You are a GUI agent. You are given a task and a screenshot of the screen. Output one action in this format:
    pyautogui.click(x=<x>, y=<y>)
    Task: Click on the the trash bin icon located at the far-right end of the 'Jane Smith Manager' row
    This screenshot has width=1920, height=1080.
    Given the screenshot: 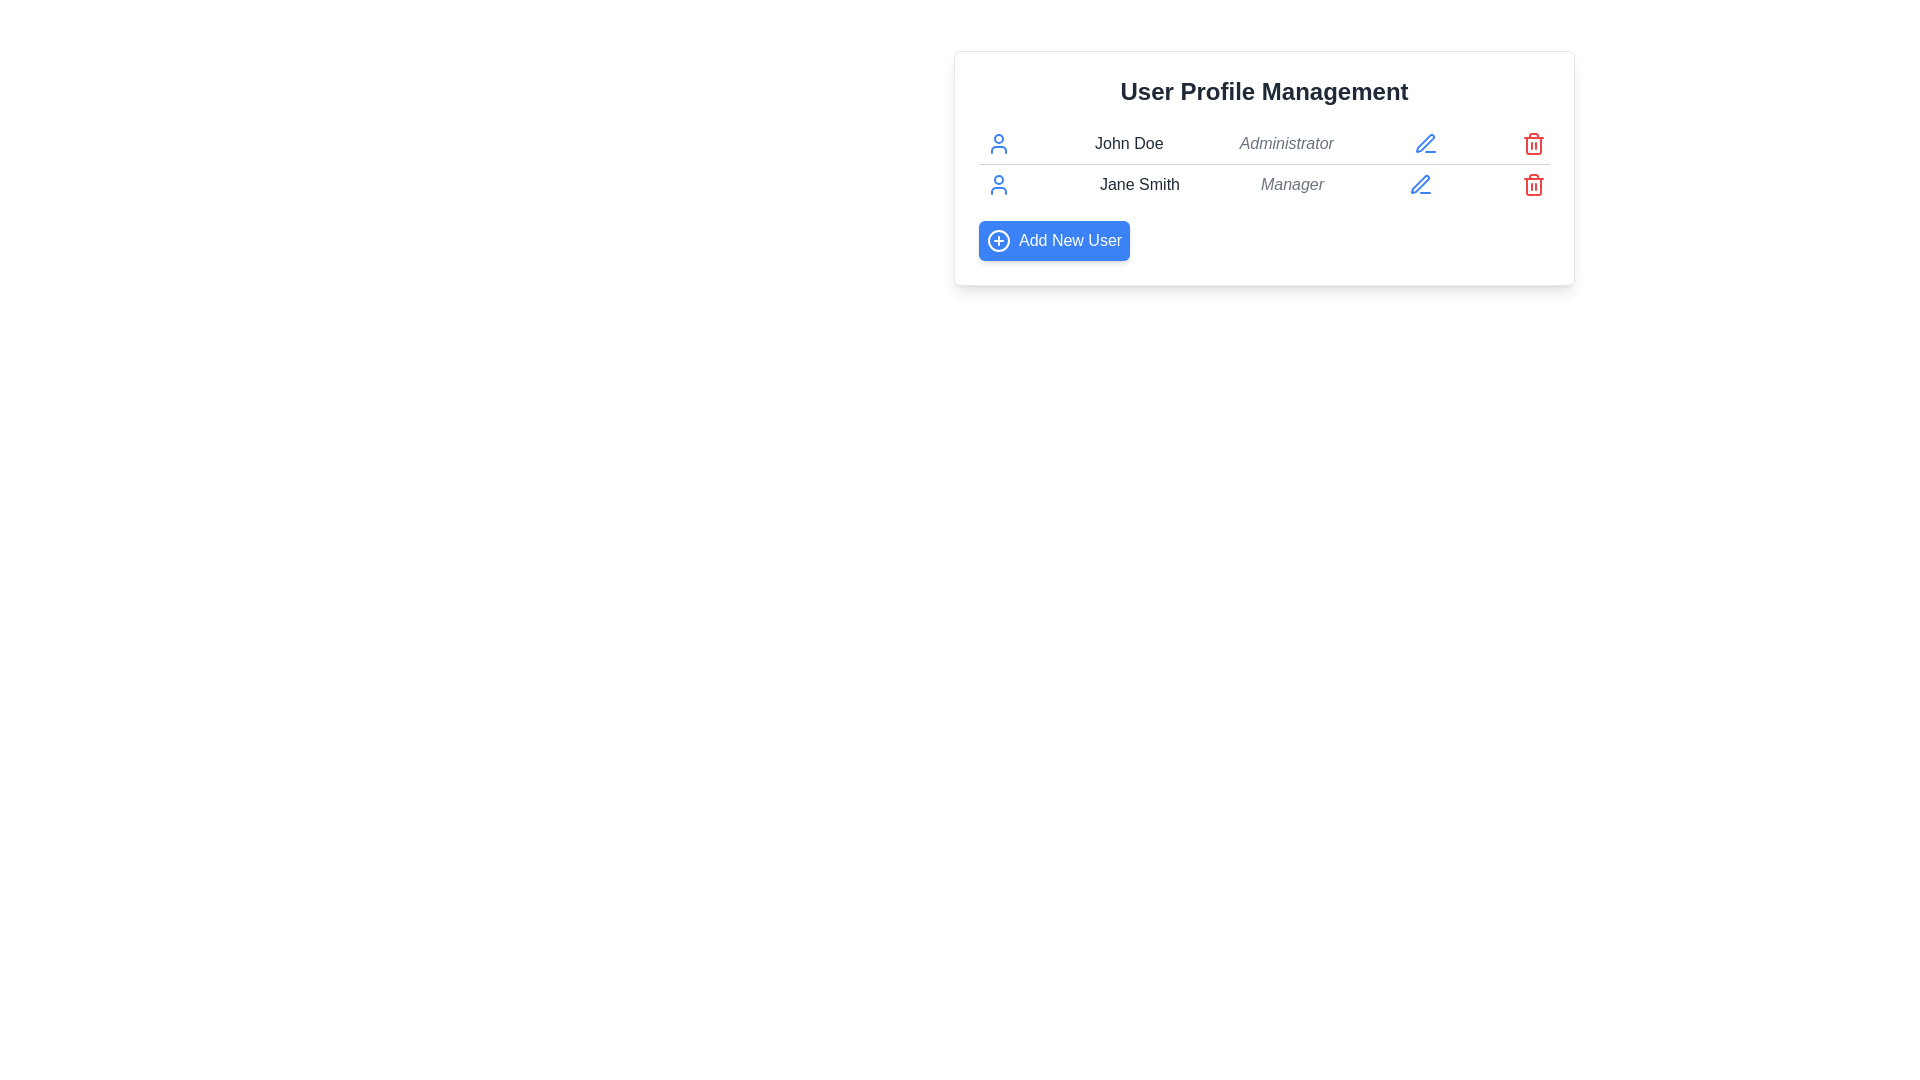 What is the action you would take?
    pyautogui.click(x=1532, y=185)
    